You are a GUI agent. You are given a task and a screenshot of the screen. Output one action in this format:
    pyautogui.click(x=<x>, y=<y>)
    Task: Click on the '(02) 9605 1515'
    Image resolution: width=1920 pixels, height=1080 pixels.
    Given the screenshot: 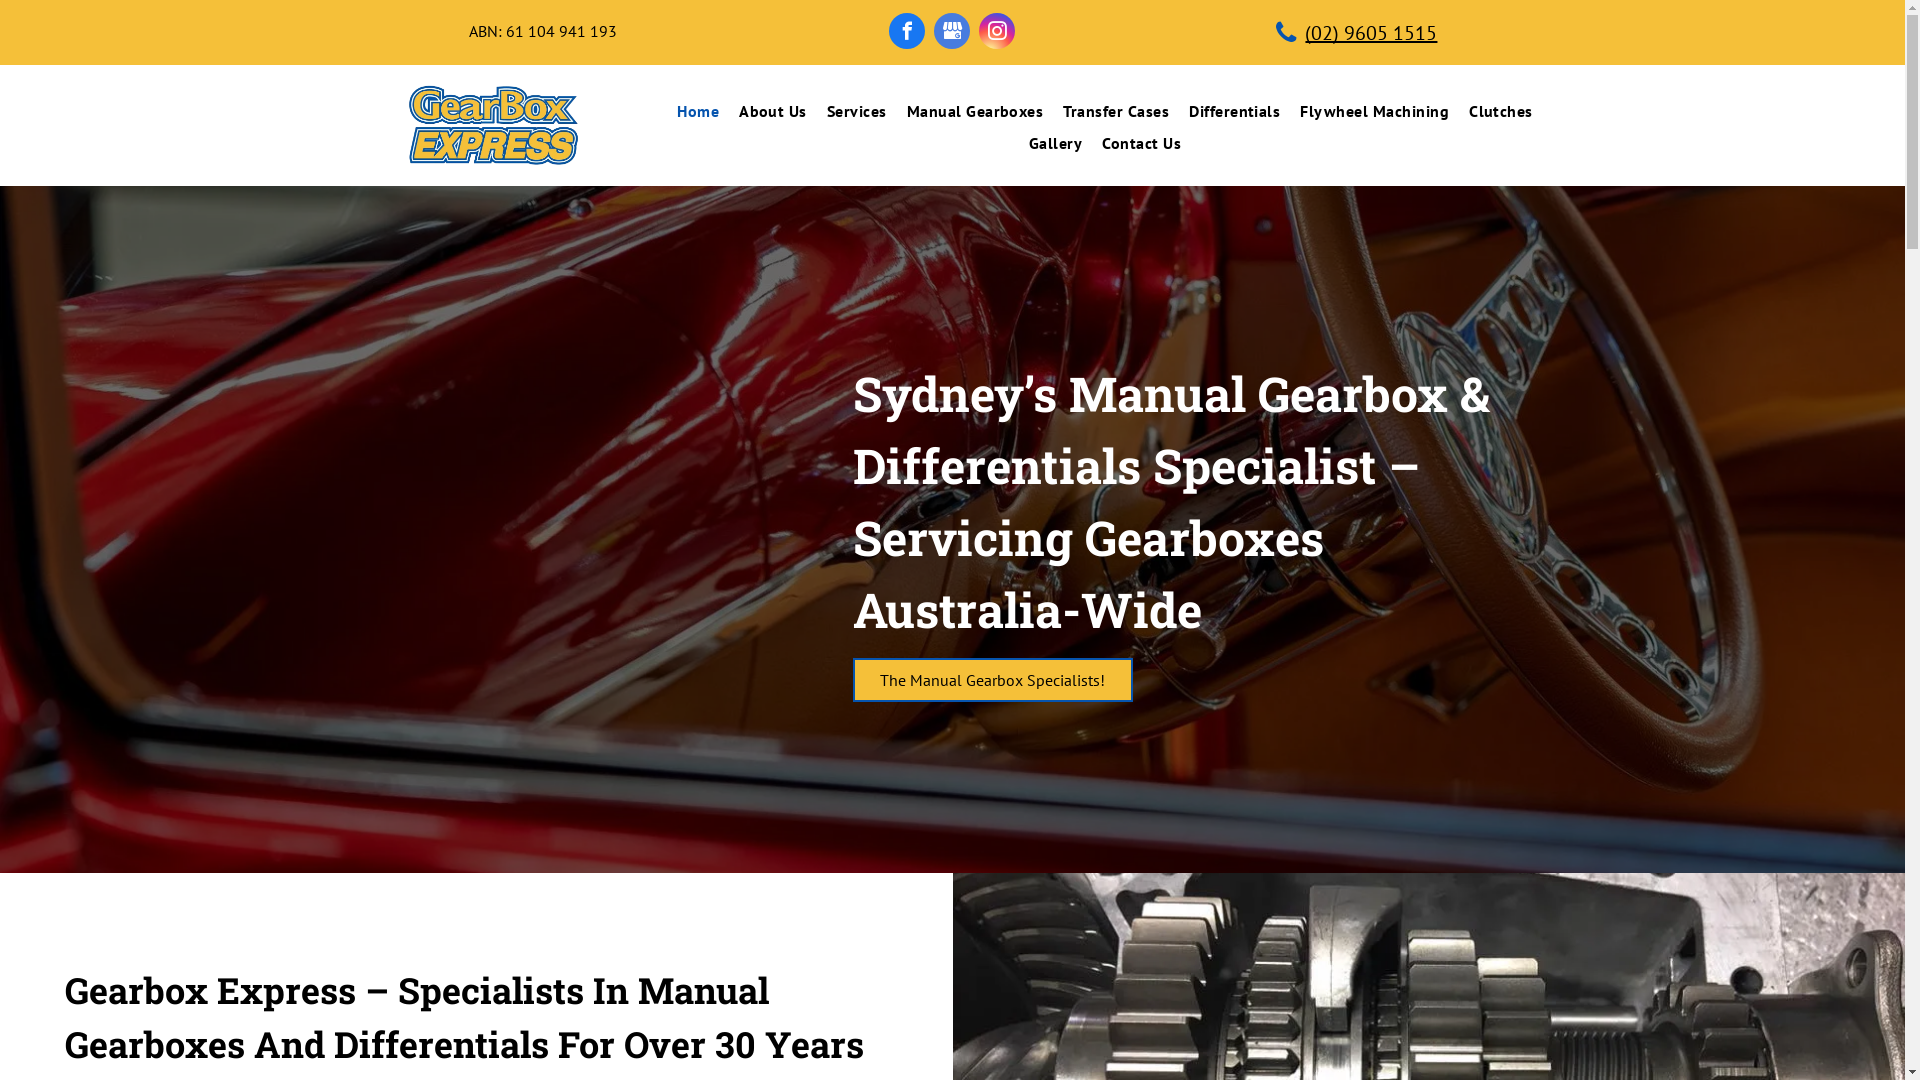 What is the action you would take?
    pyautogui.click(x=1360, y=32)
    